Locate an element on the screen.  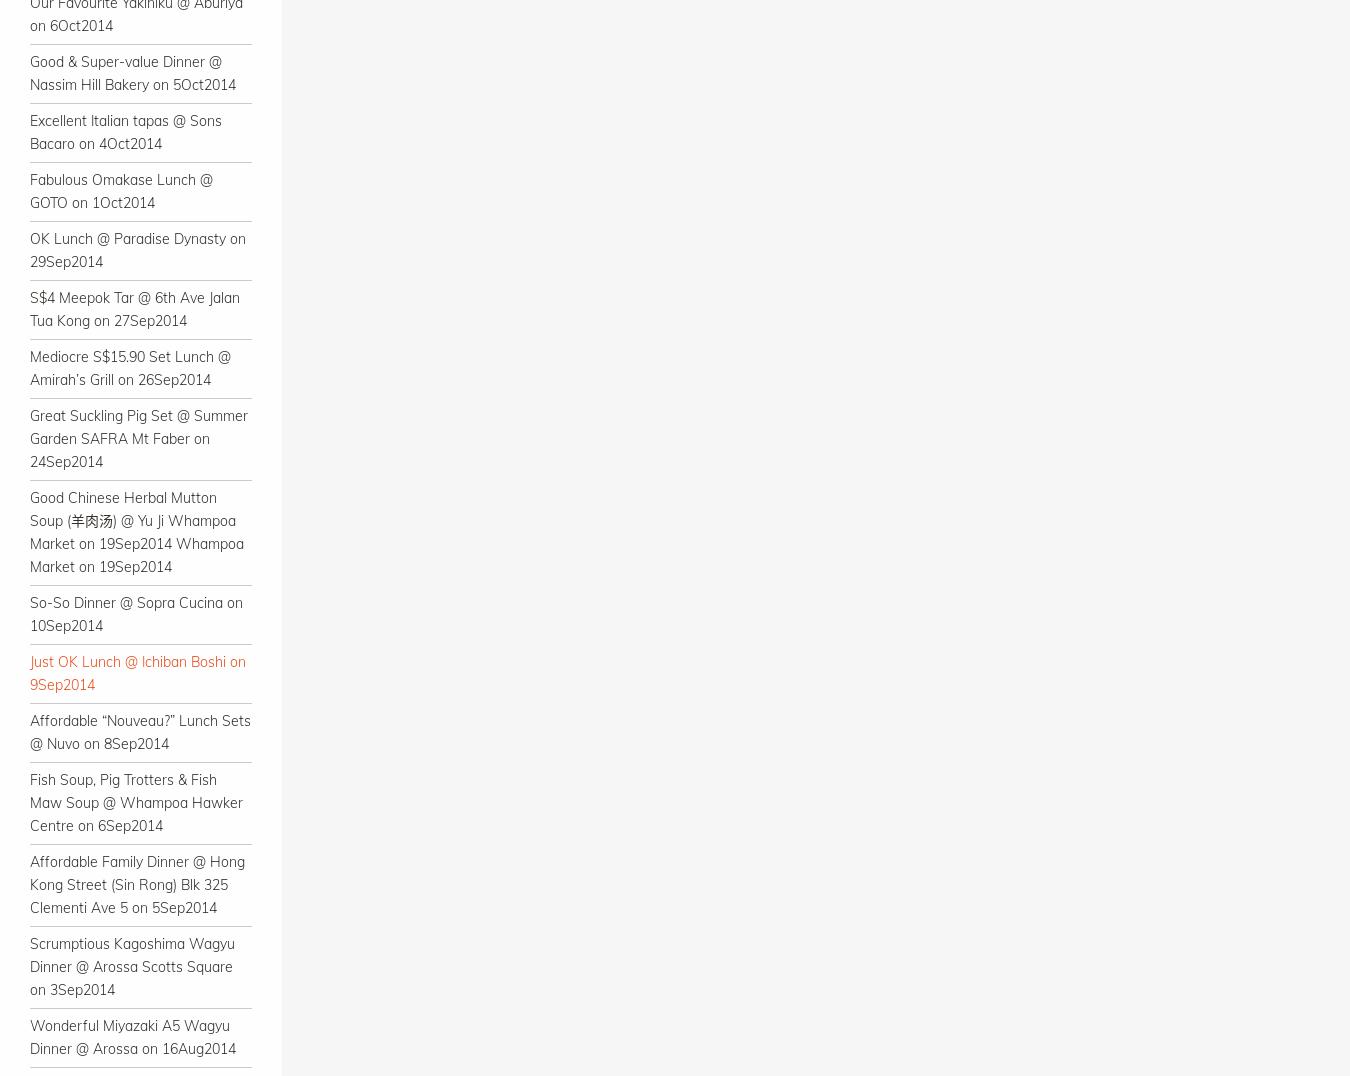
'Fish Soup, Pig Trotters & Fish Maw Soup @ Whampoa Hawker Centre on 6Sep2014' is located at coordinates (136, 803).